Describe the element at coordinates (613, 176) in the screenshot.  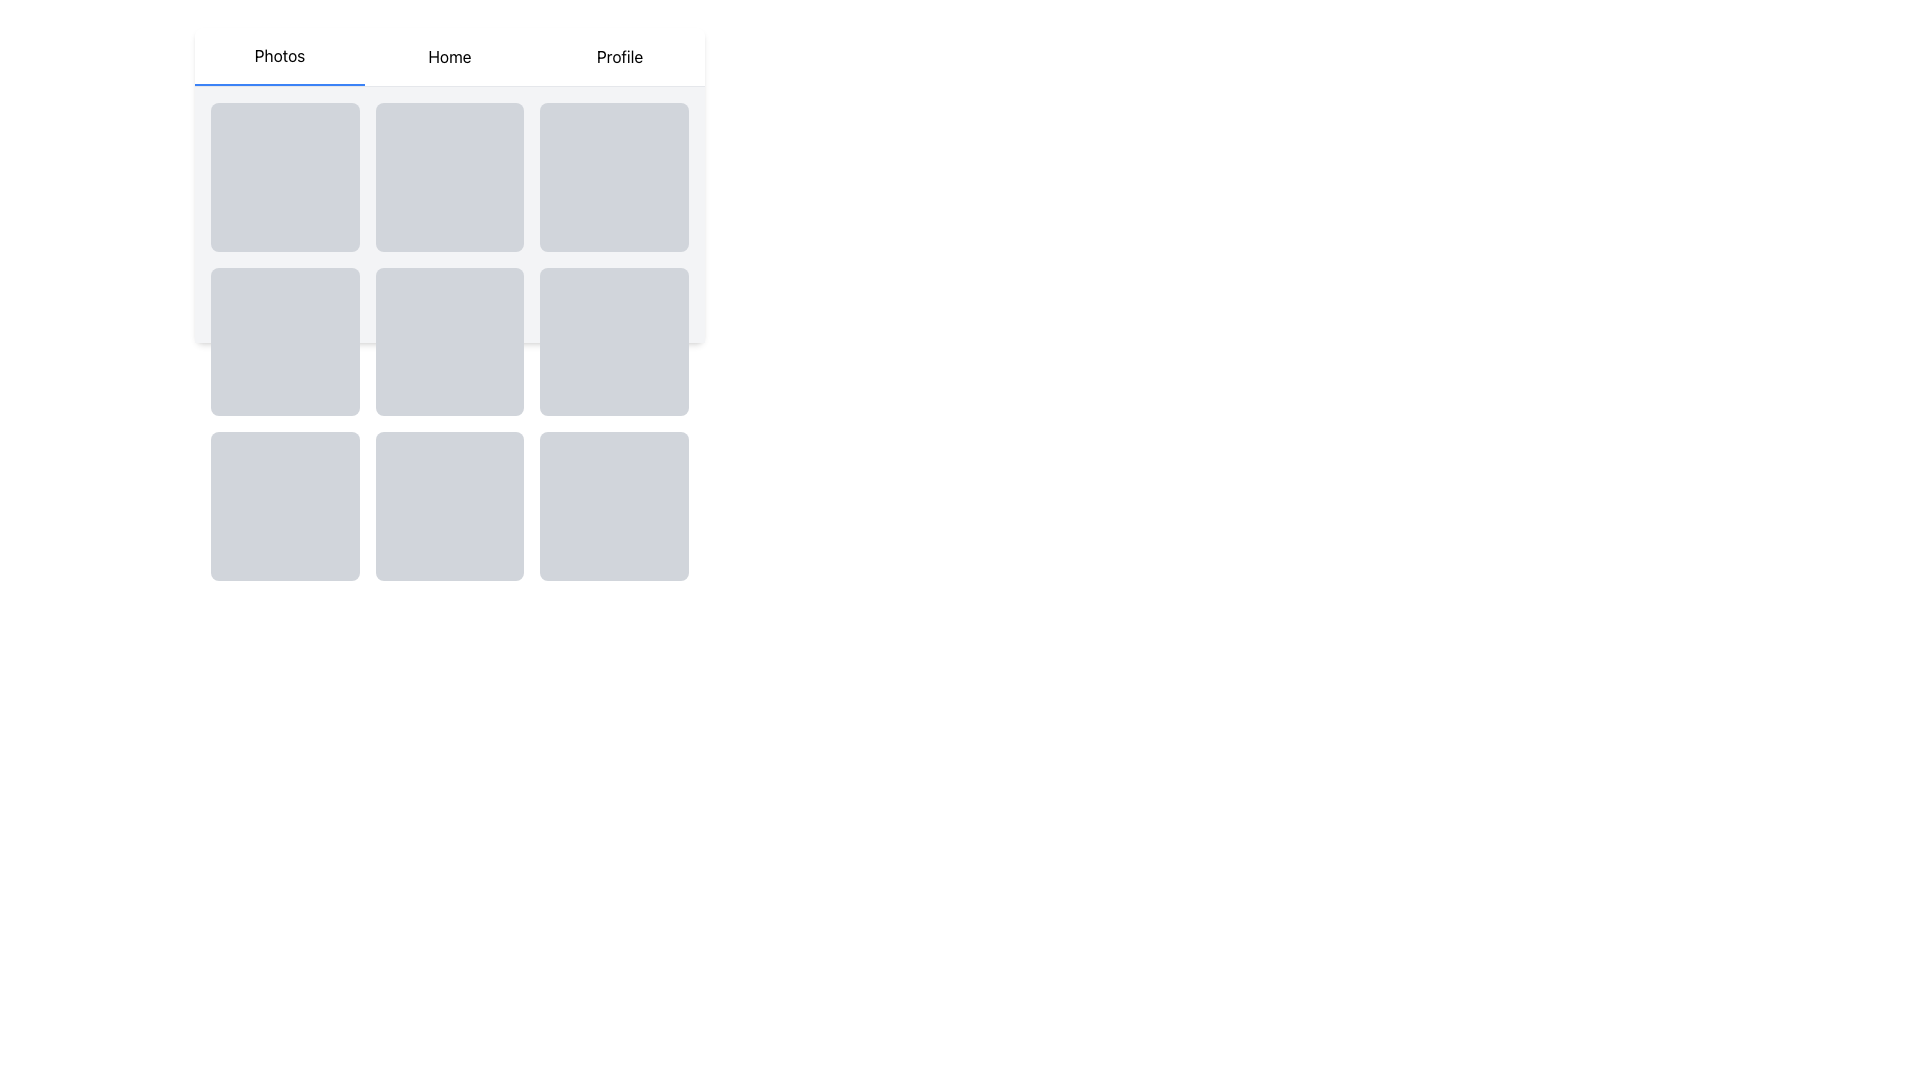
I see `the placeholder or decorative box located in the top row and third column of the 3x3 grid structure` at that location.